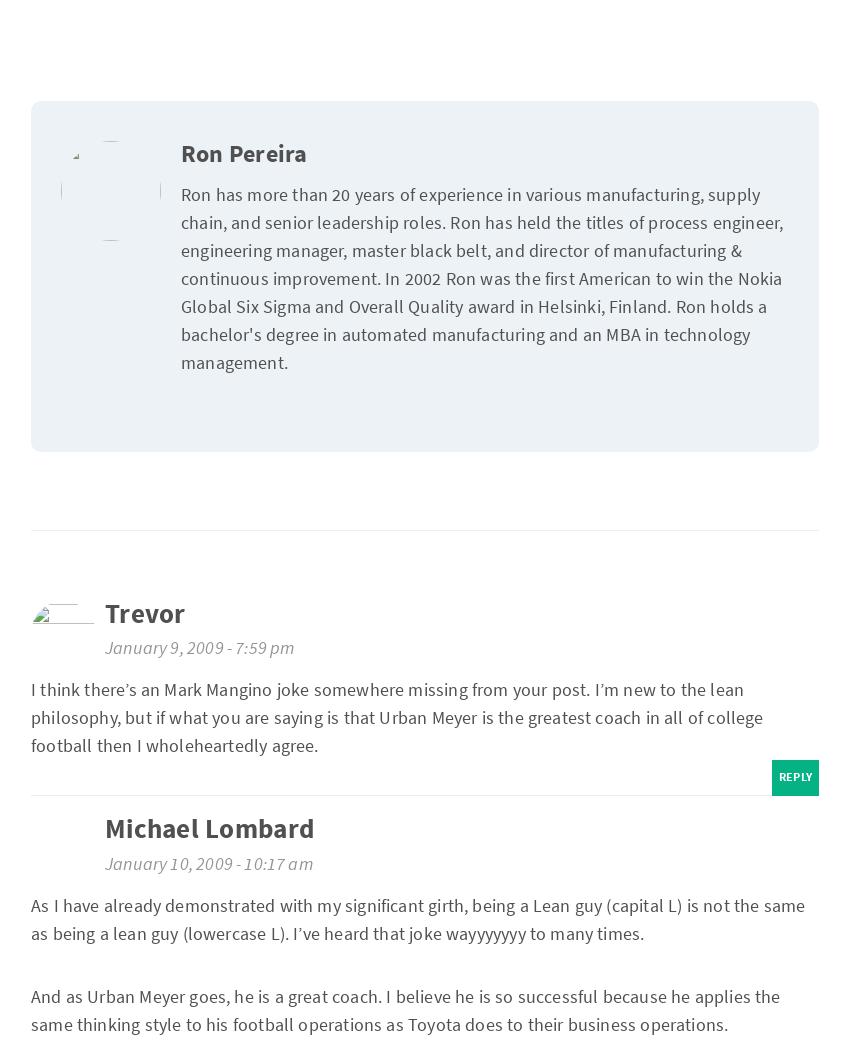 This screenshot has width=850, height=1062. I want to click on 'As I have already demonstrated with my significant girth, being a Lean guy (capital L) is not the same as being a lean guy (lowercase L).  I’ve heard that joke wayyyyyyy to many times.', so click(30, 917).